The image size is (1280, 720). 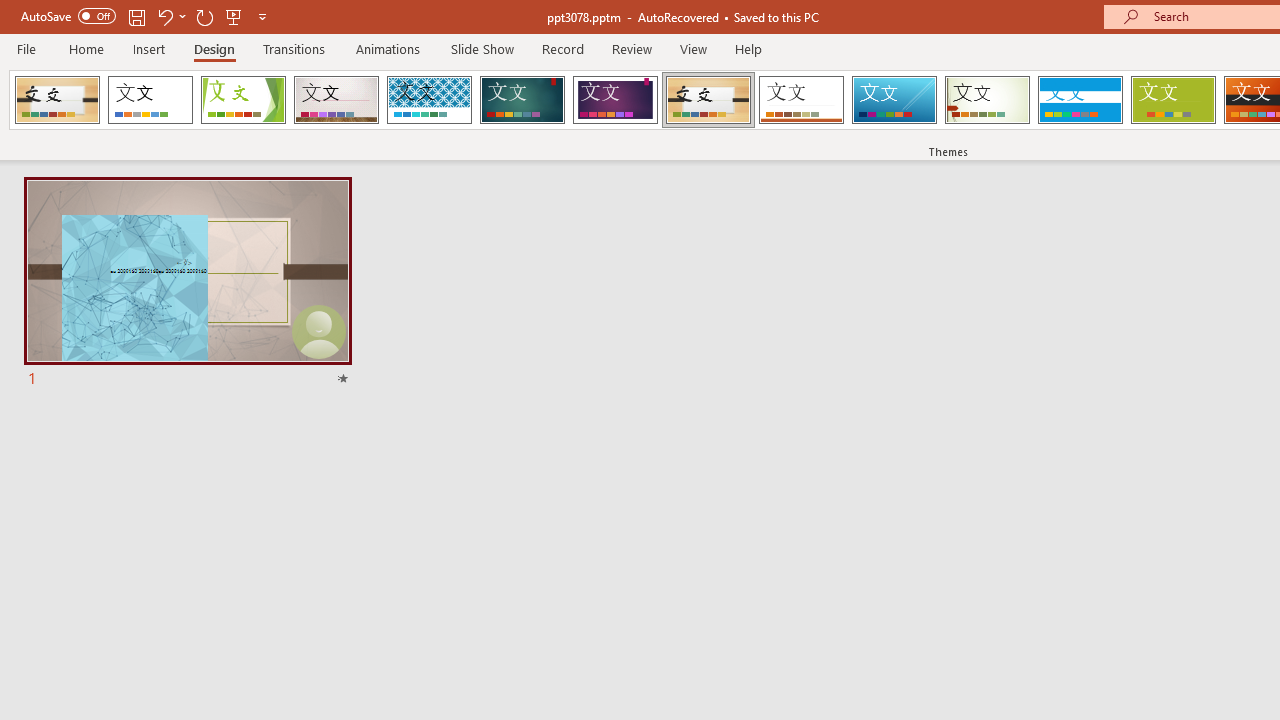 What do you see at coordinates (893, 100) in the screenshot?
I see `'Slice'` at bounding box center [893, 100].